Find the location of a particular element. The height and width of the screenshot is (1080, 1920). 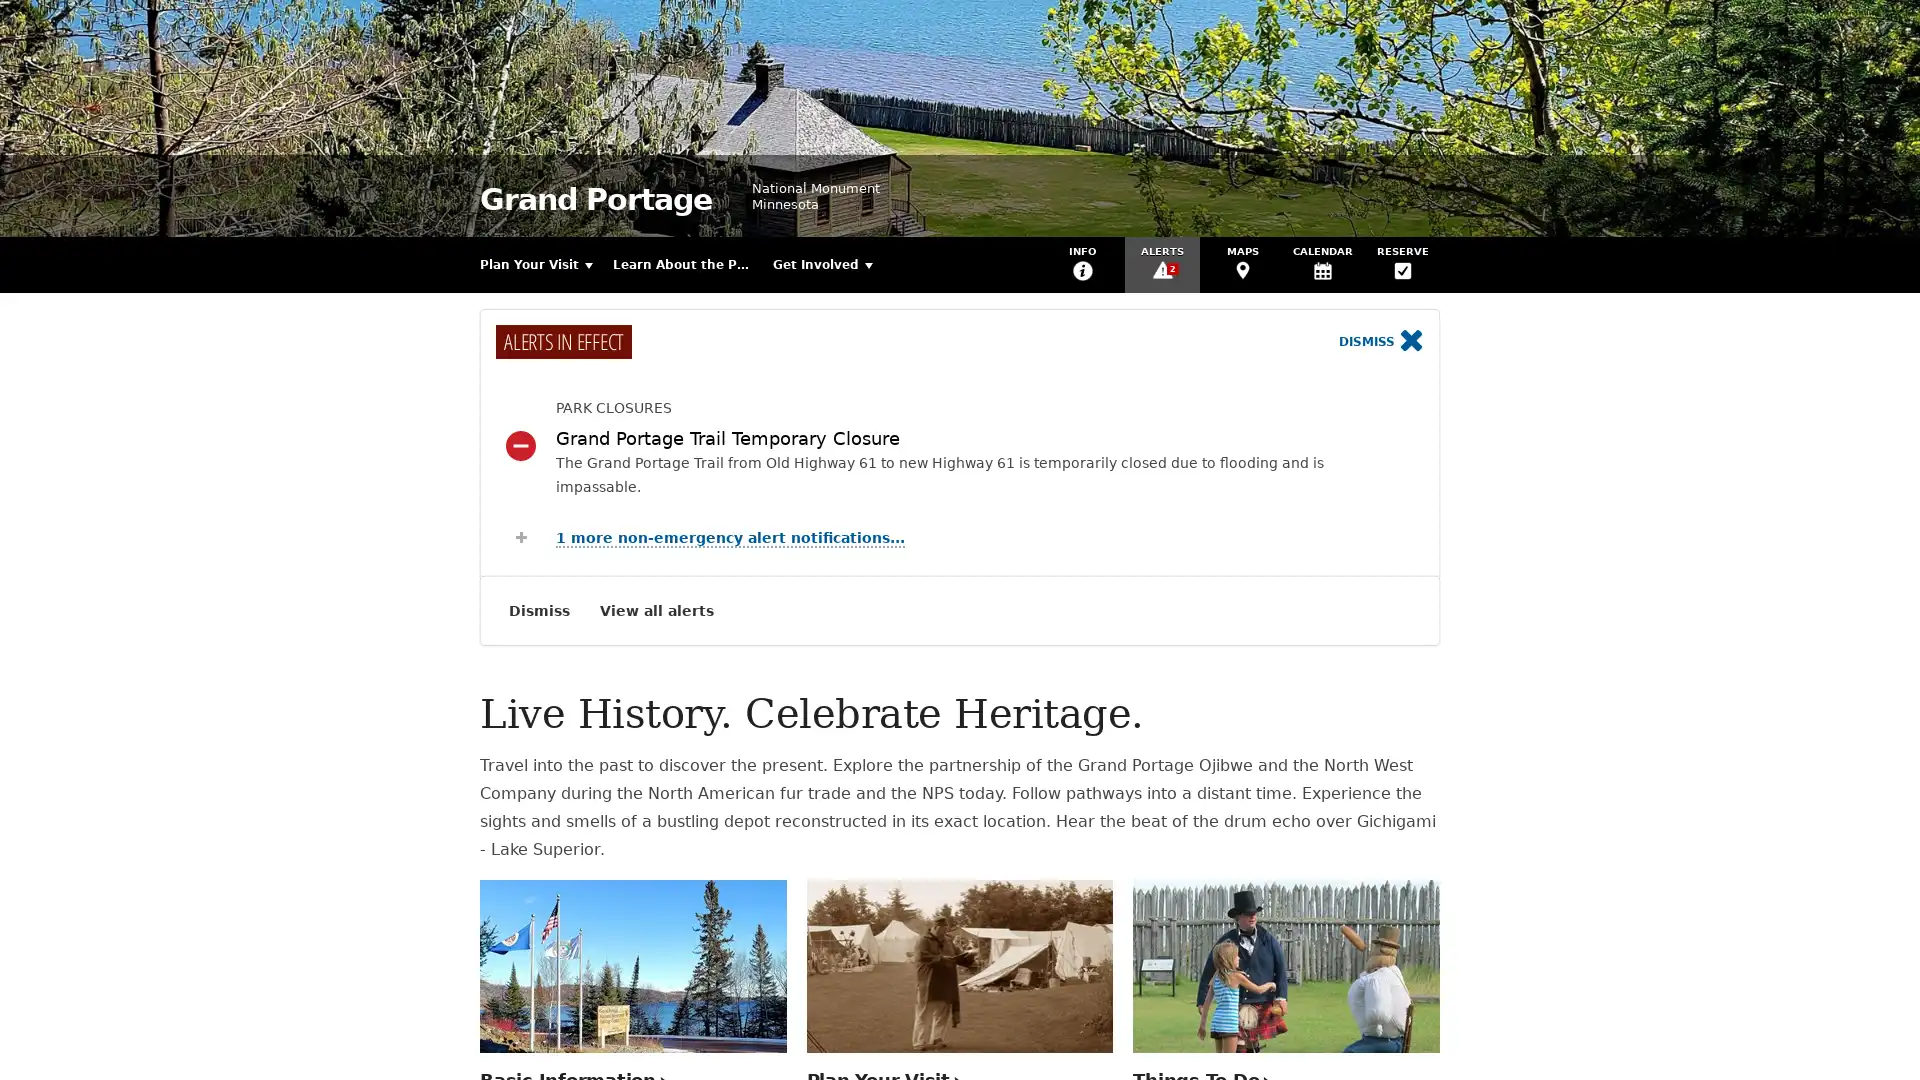

Dismiss Alerts Notification is located at coordinates (539, 609).